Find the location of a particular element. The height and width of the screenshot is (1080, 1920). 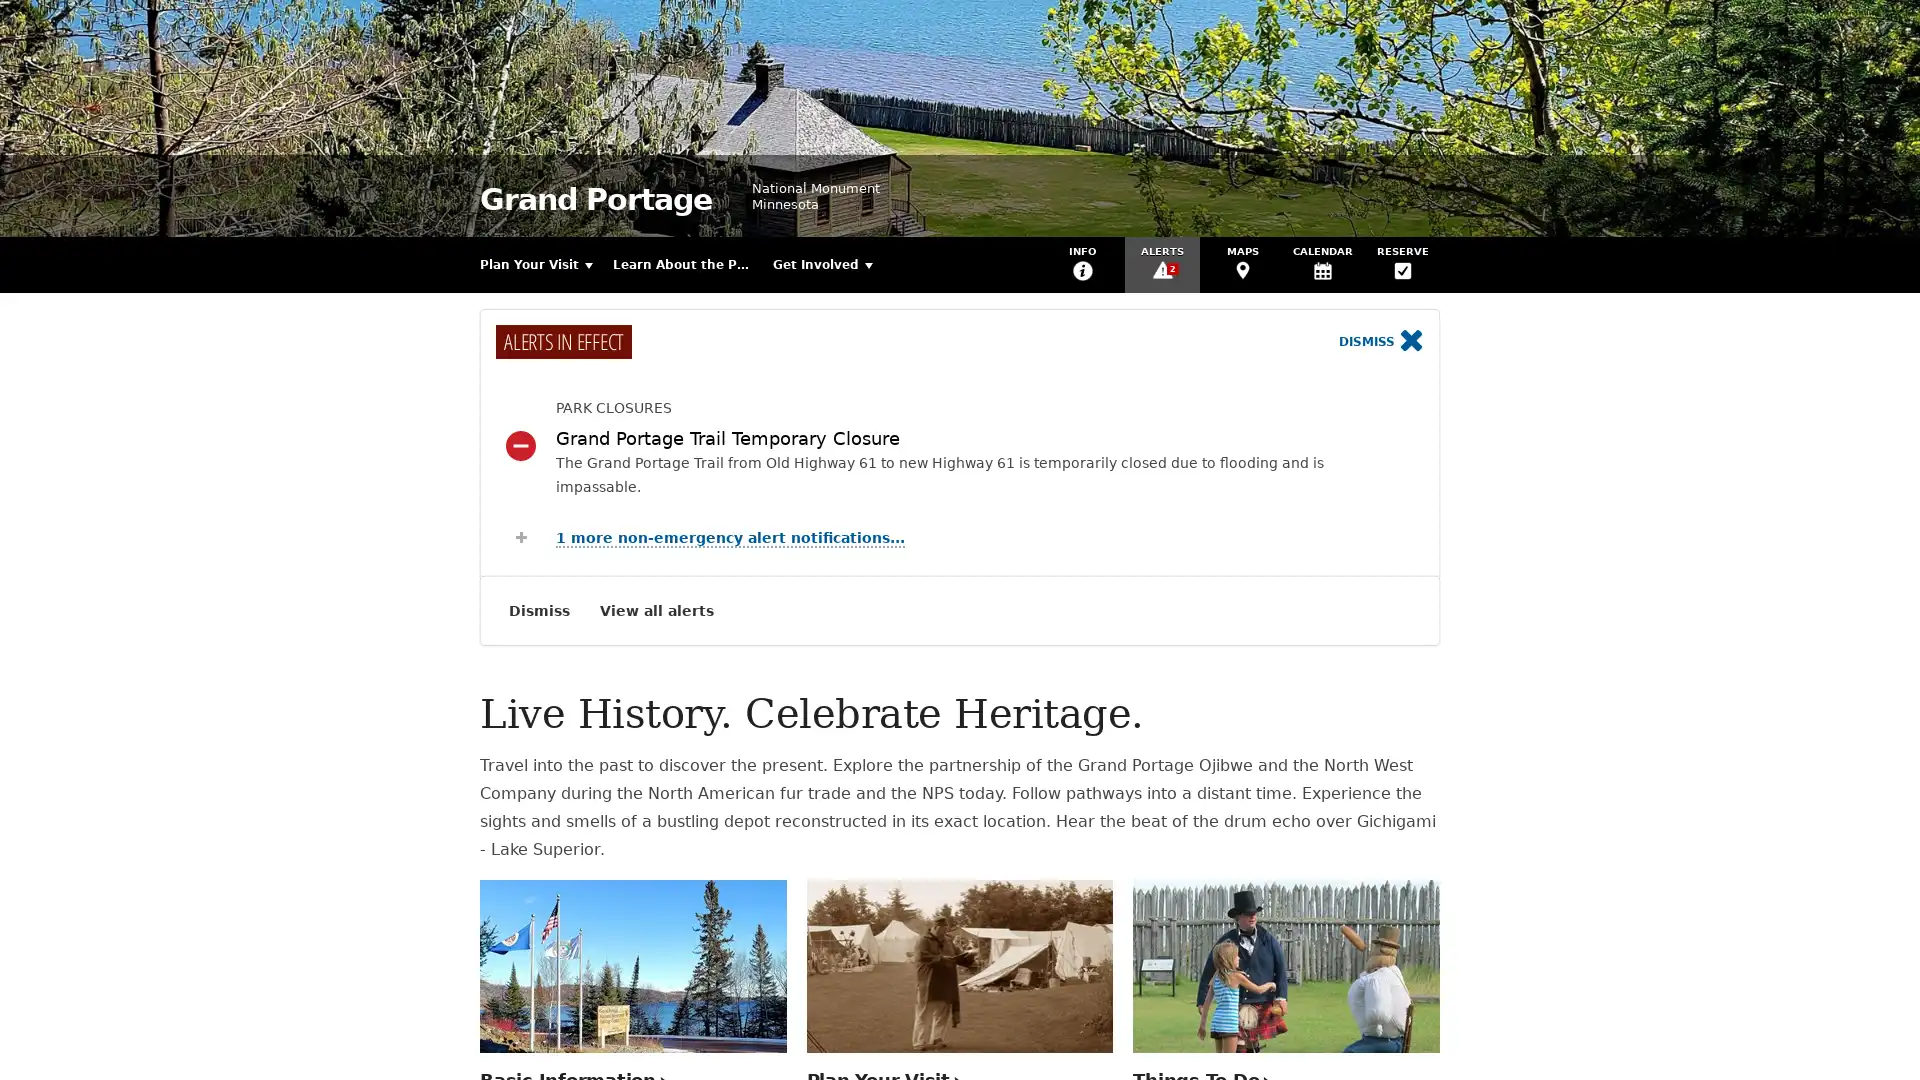

Dismiss Alerts Notification is located at coordinates (539, 609).